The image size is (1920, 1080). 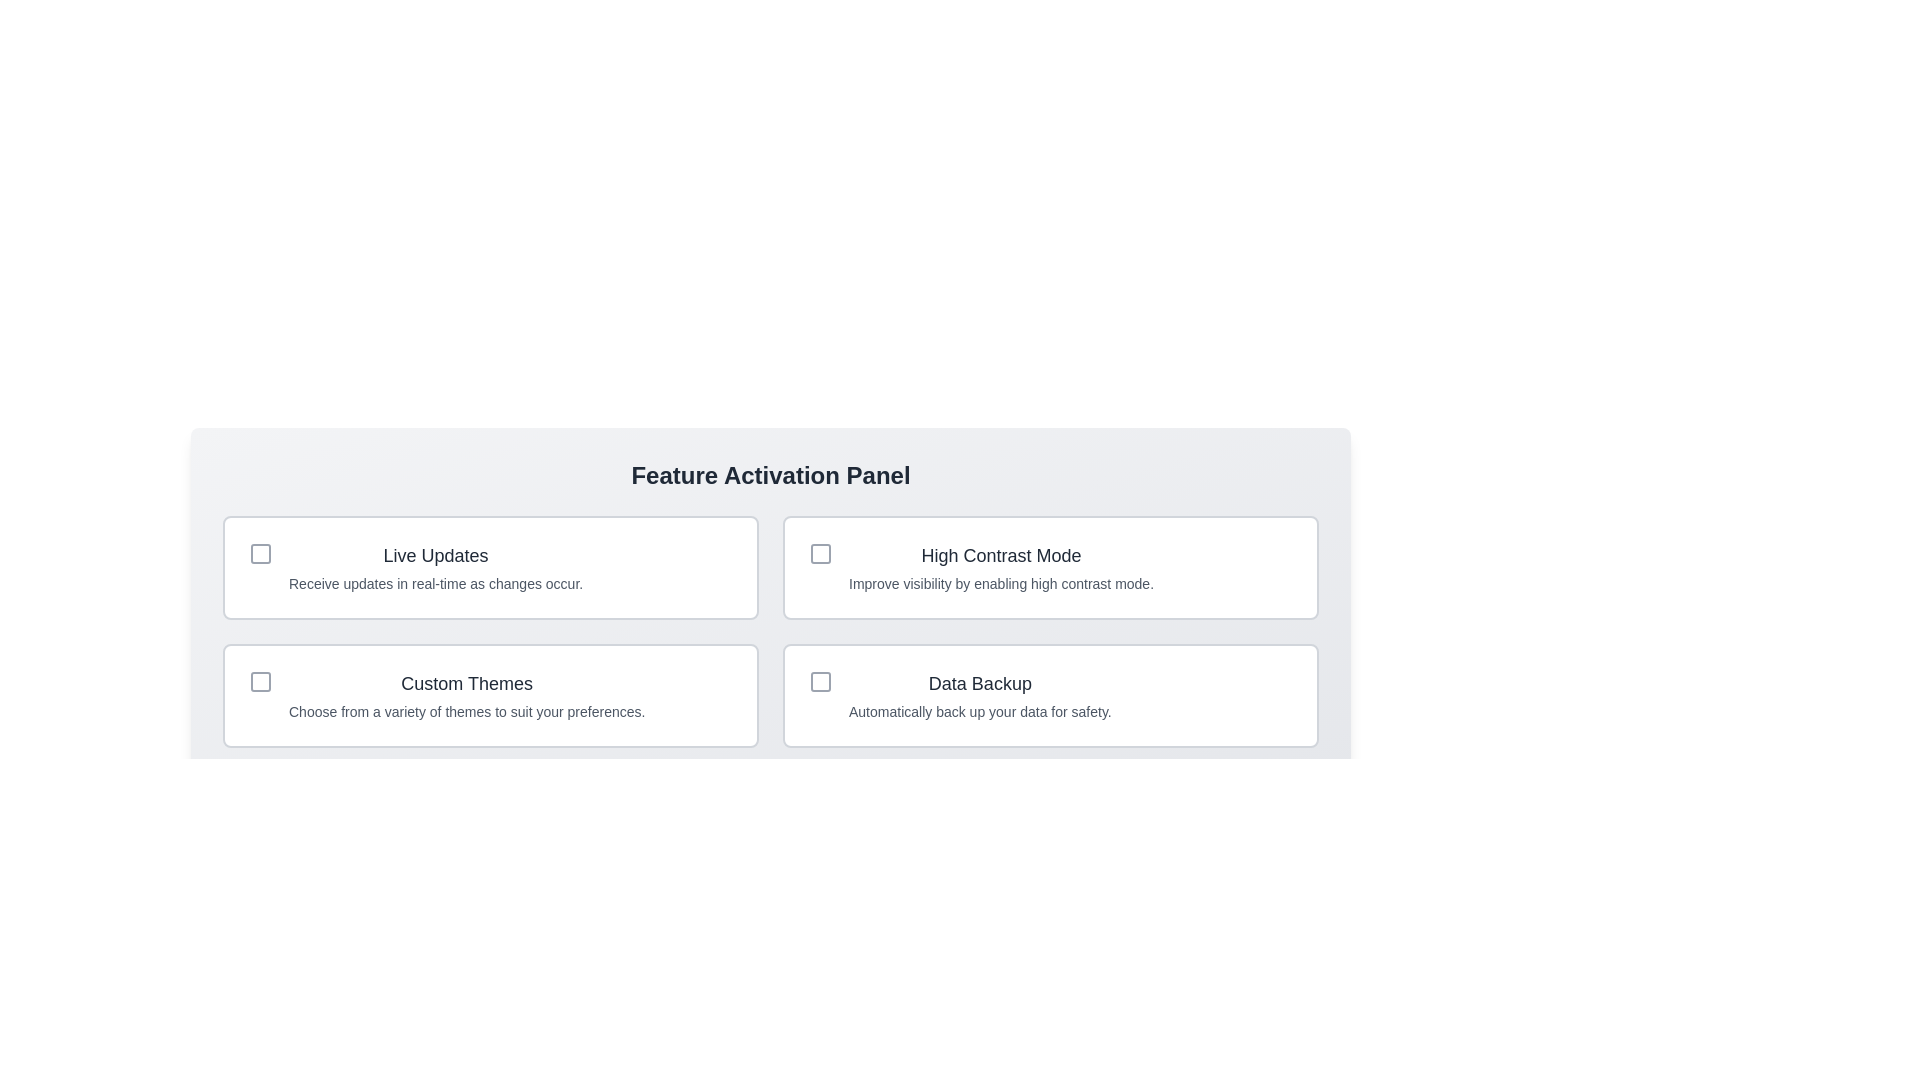 I want to click on descriptive text of the second Option Card with Checkbox that enables high contrast mode, located in the first row of a 2-column grid layout, so click(x=1050, y=567).